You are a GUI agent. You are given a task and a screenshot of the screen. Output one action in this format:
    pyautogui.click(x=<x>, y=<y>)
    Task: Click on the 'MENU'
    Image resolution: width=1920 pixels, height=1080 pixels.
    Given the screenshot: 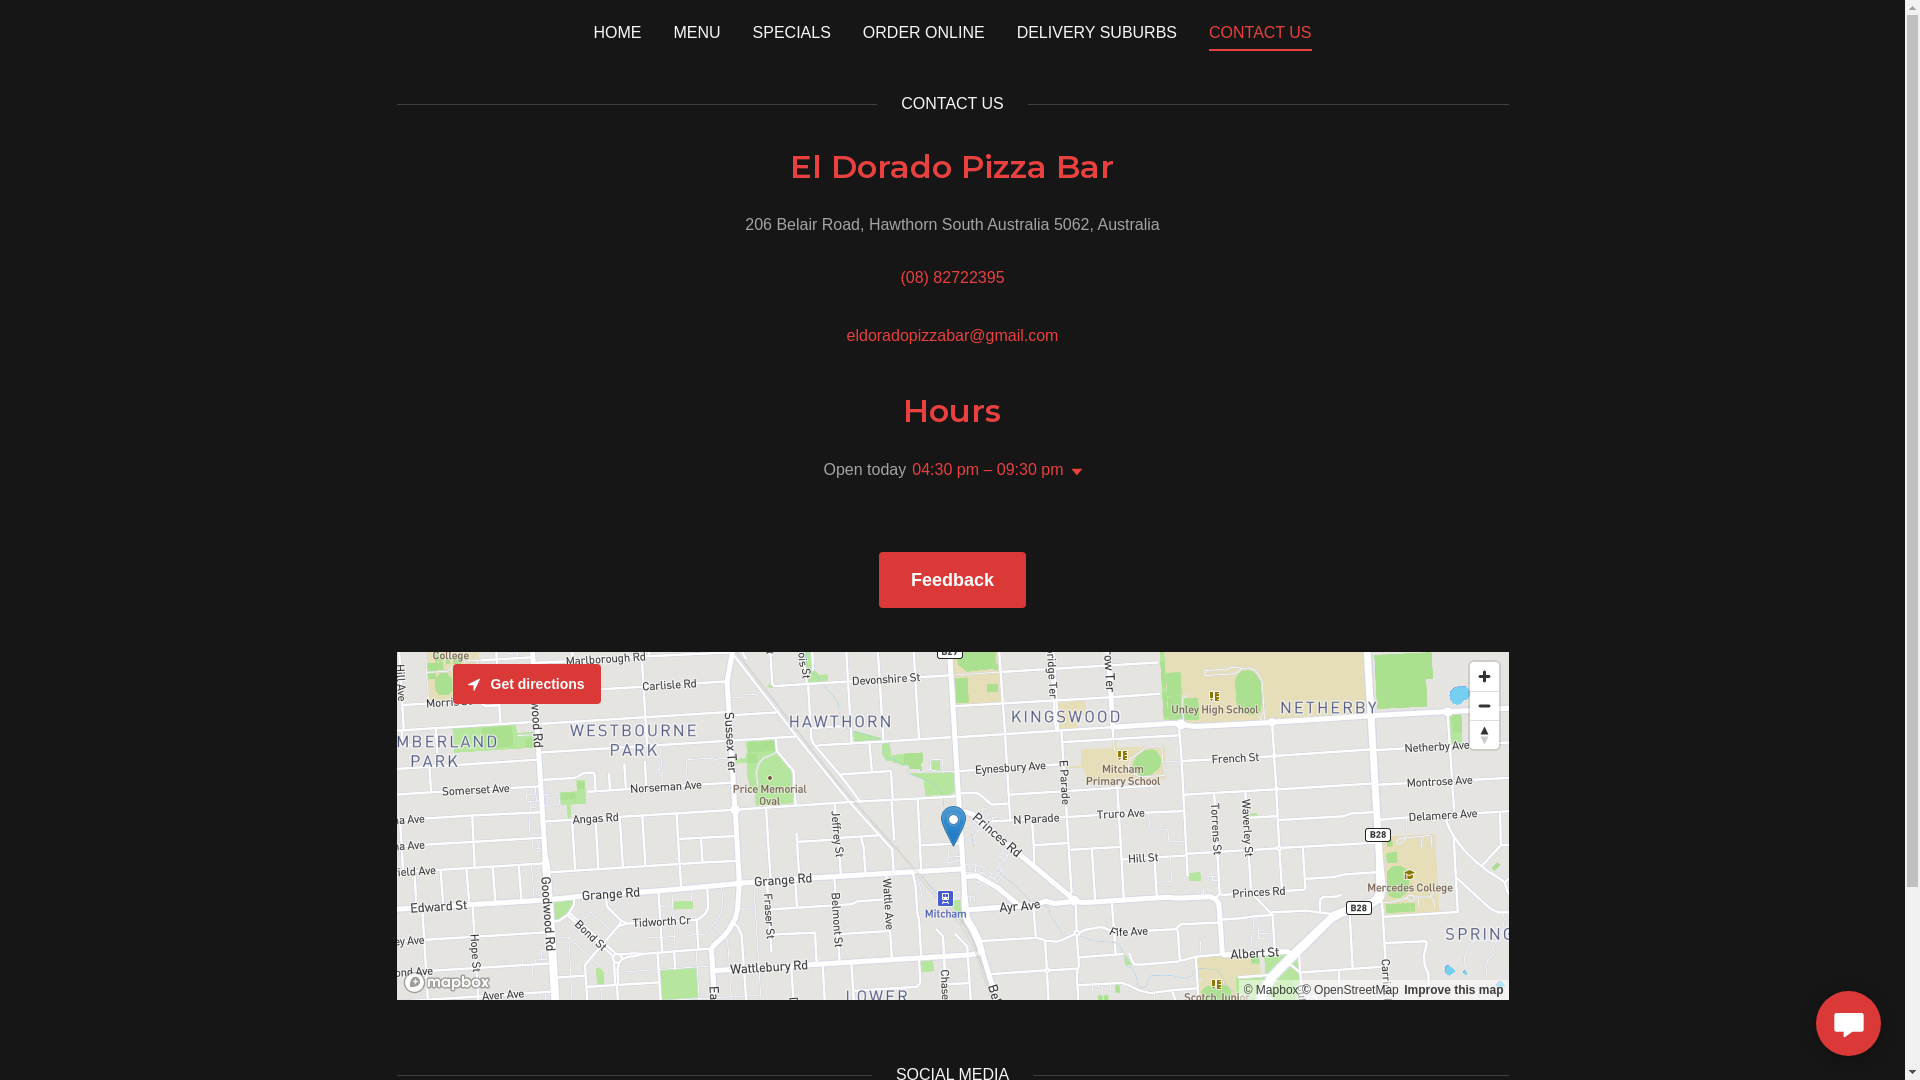 What is the action you would take?
    pyautogui.click(x=696, y=31)
    